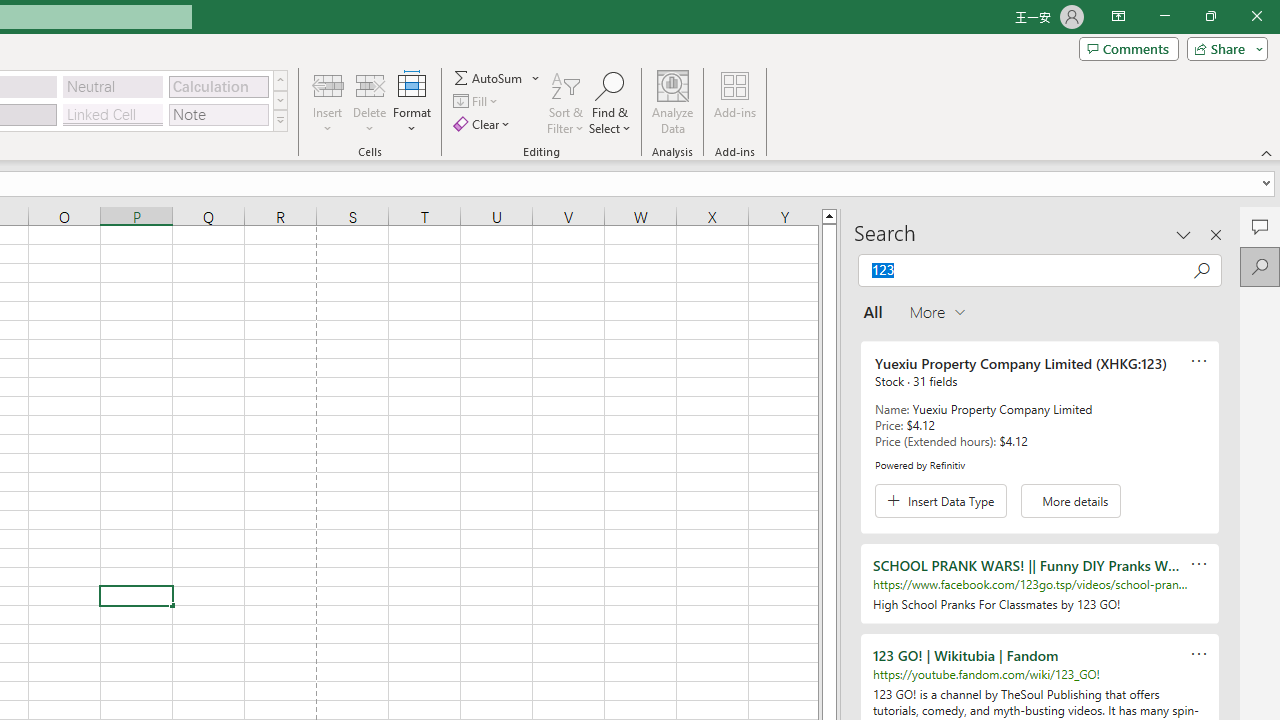  I want to click on 'Sort & Filter', so click(565, 103).